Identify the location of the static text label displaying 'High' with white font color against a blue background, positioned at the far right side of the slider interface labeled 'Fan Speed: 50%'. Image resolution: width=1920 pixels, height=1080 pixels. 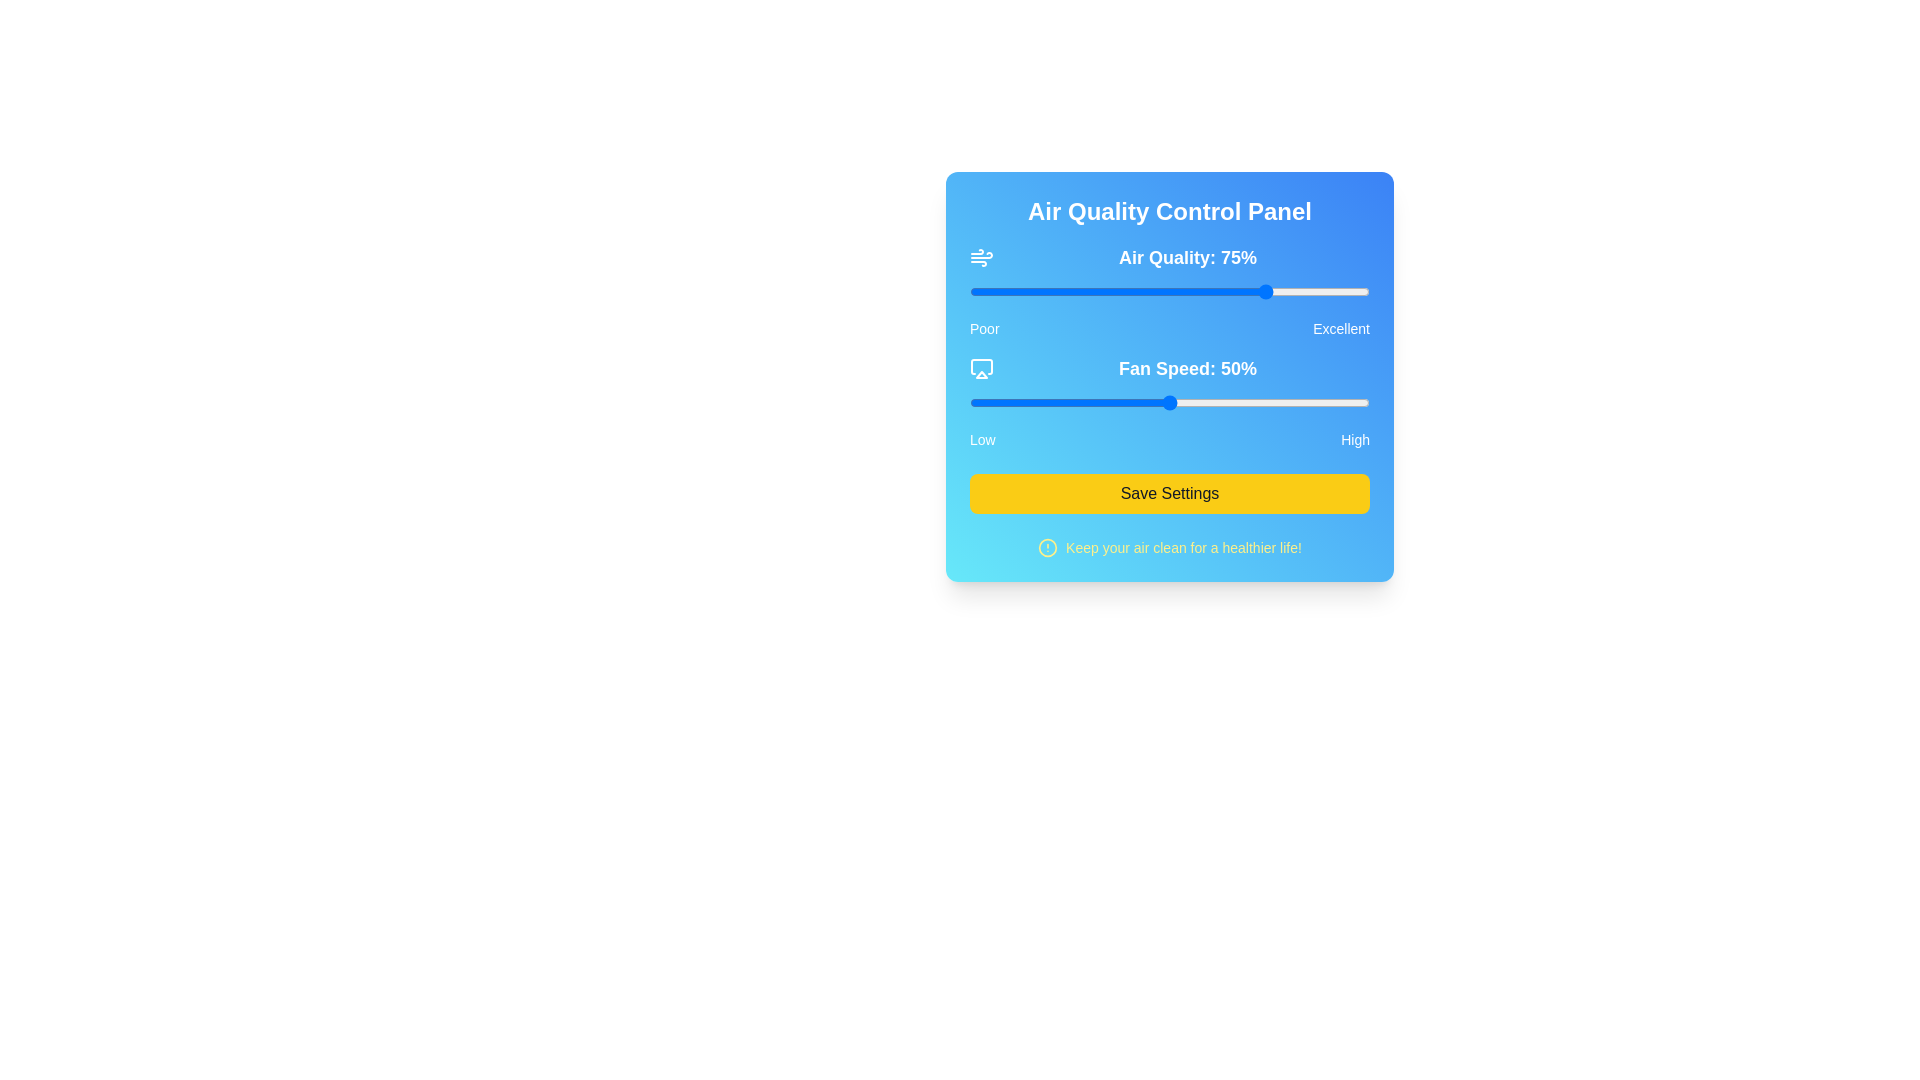
(1355, 438).